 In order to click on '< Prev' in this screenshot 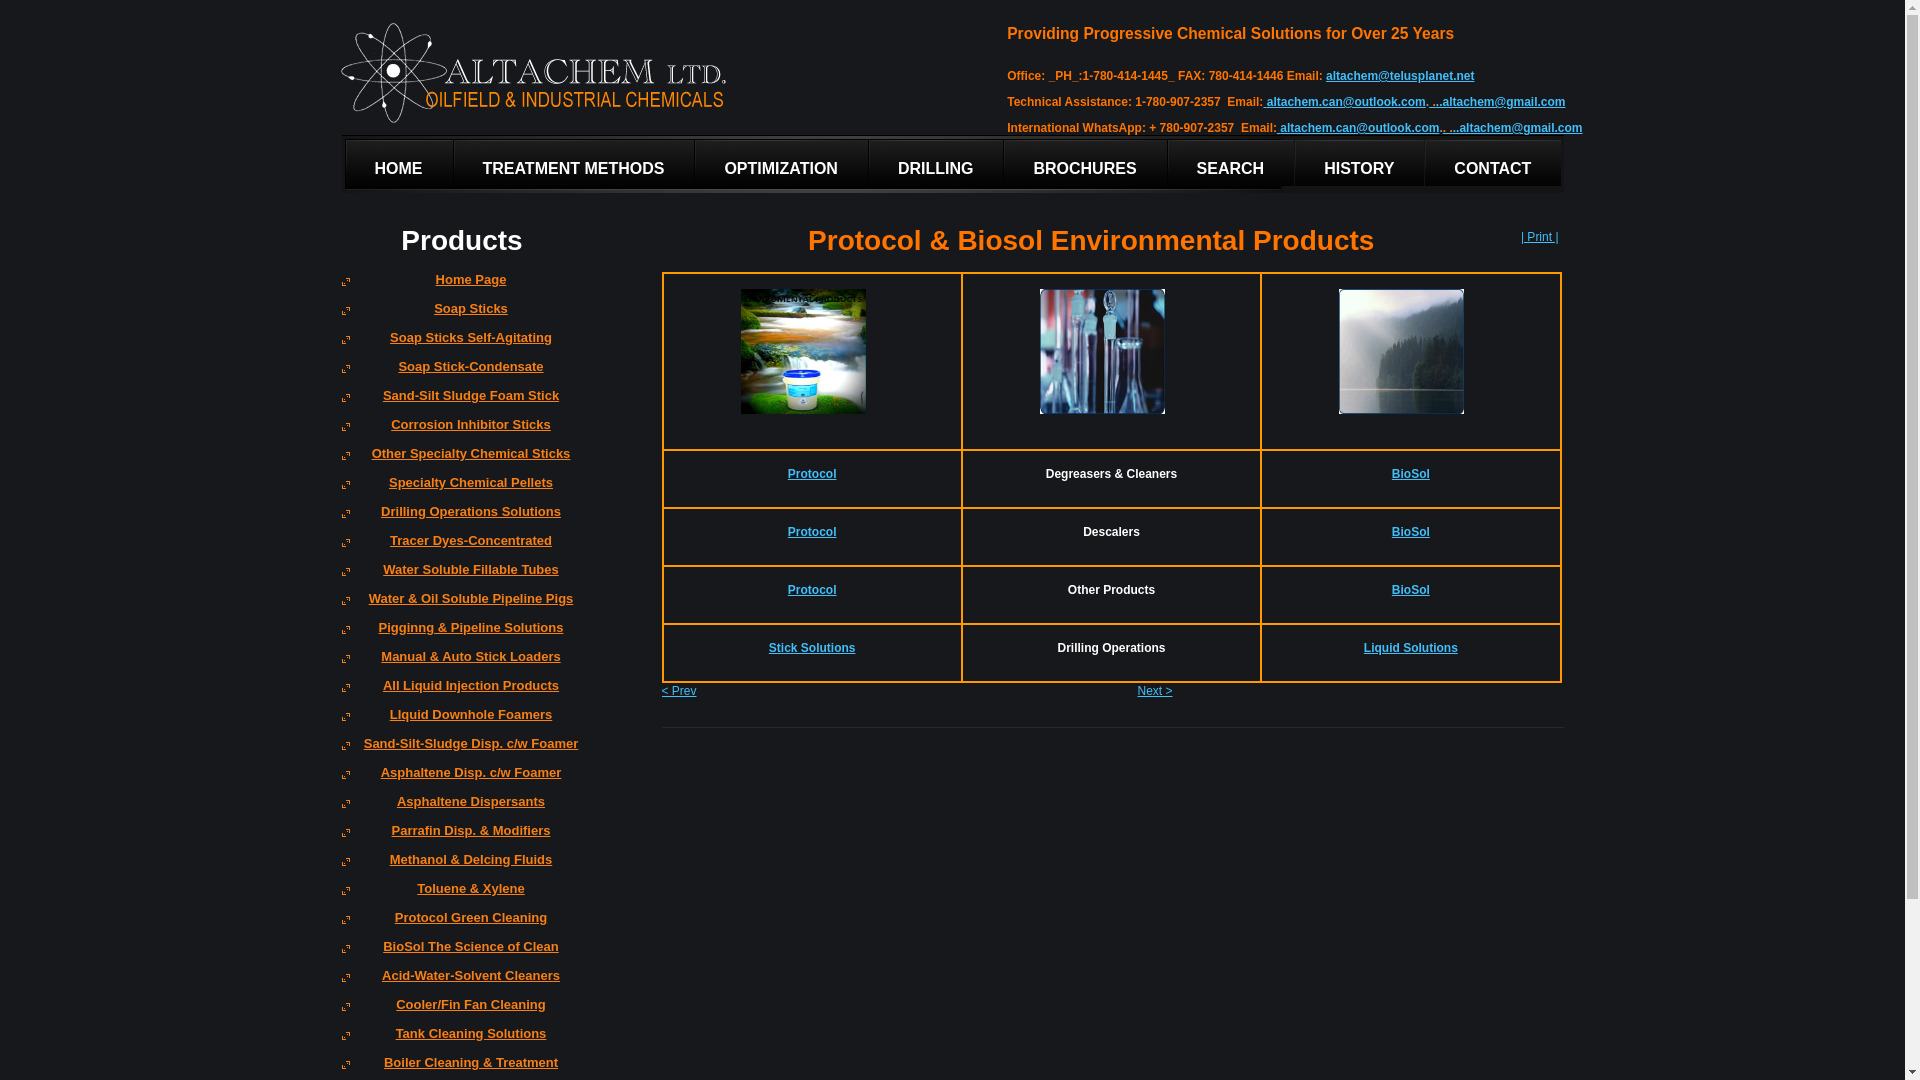, I will do `click(679, 689)`.